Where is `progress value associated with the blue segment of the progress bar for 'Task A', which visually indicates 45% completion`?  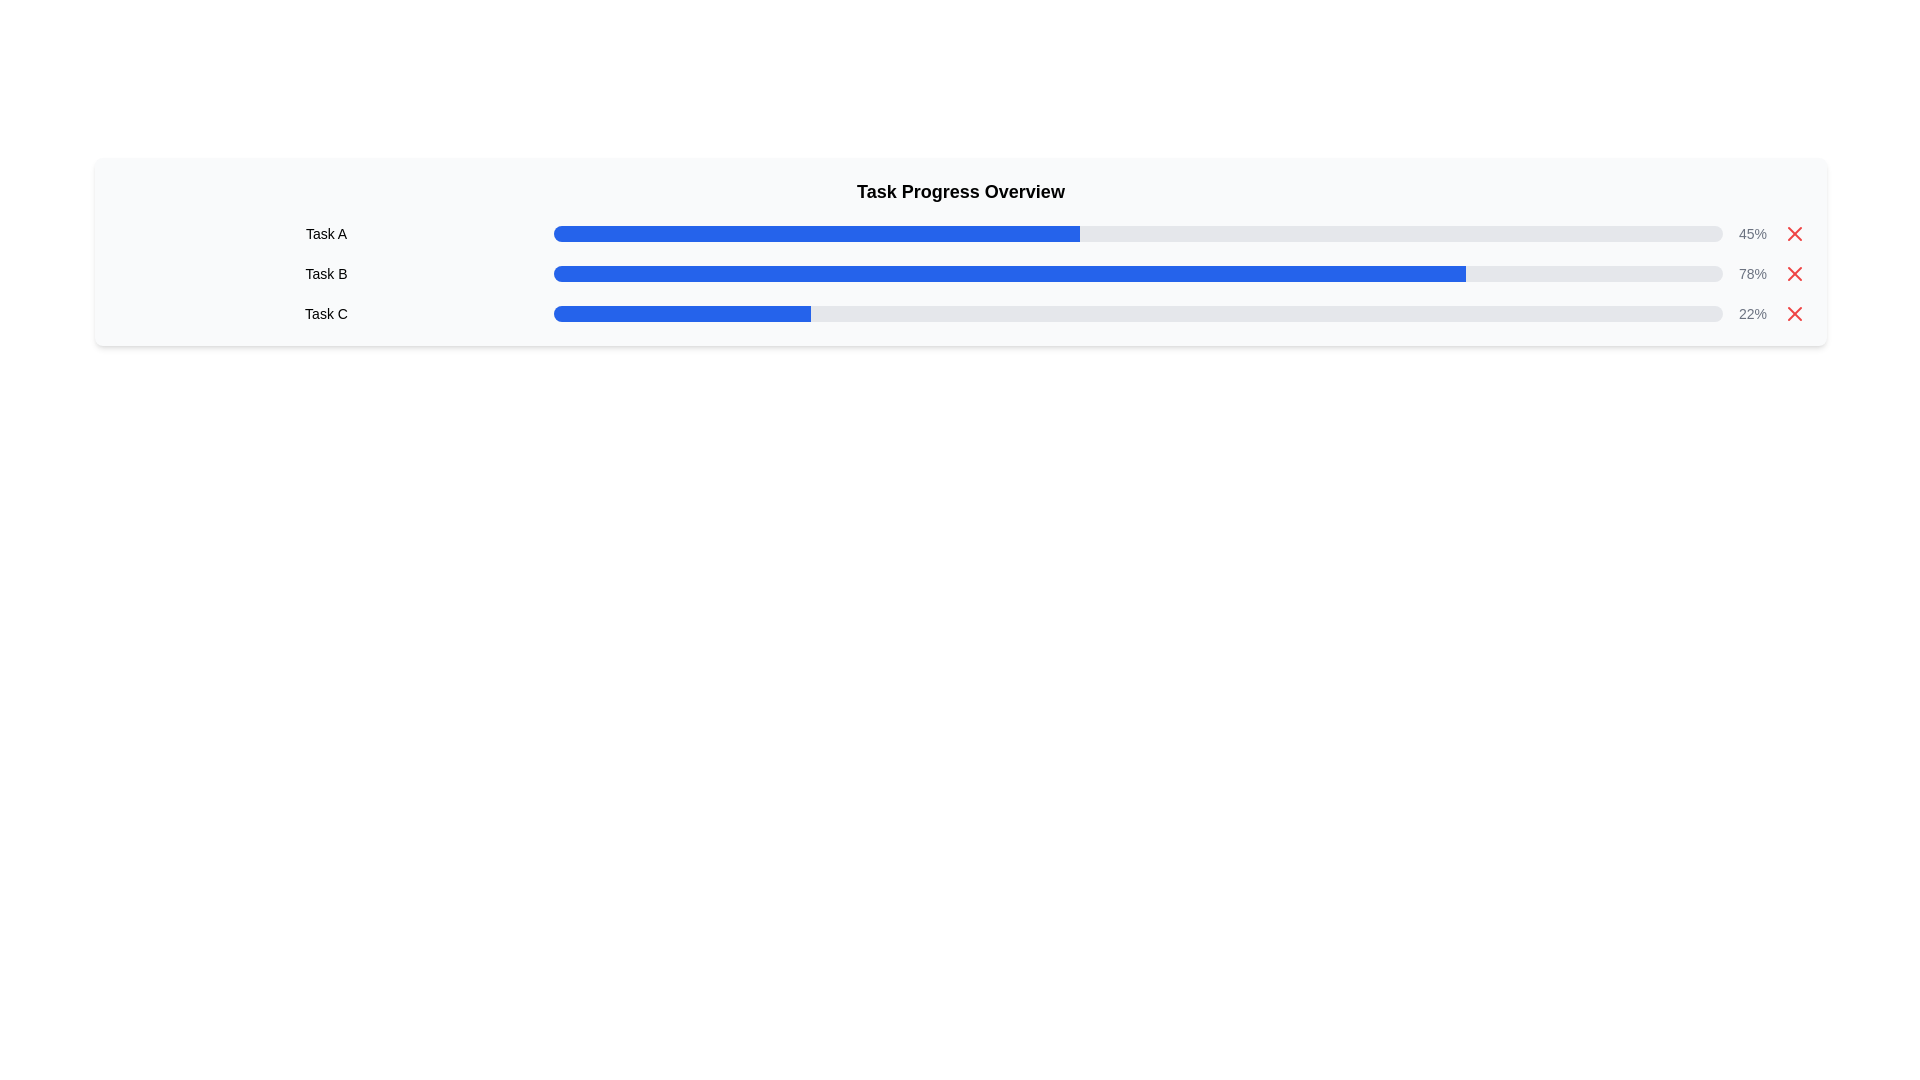 progress value associated with the blue segment of the progress bar for 'Task A', which visually indicates 45% completion is located at coordinates (816, 233).